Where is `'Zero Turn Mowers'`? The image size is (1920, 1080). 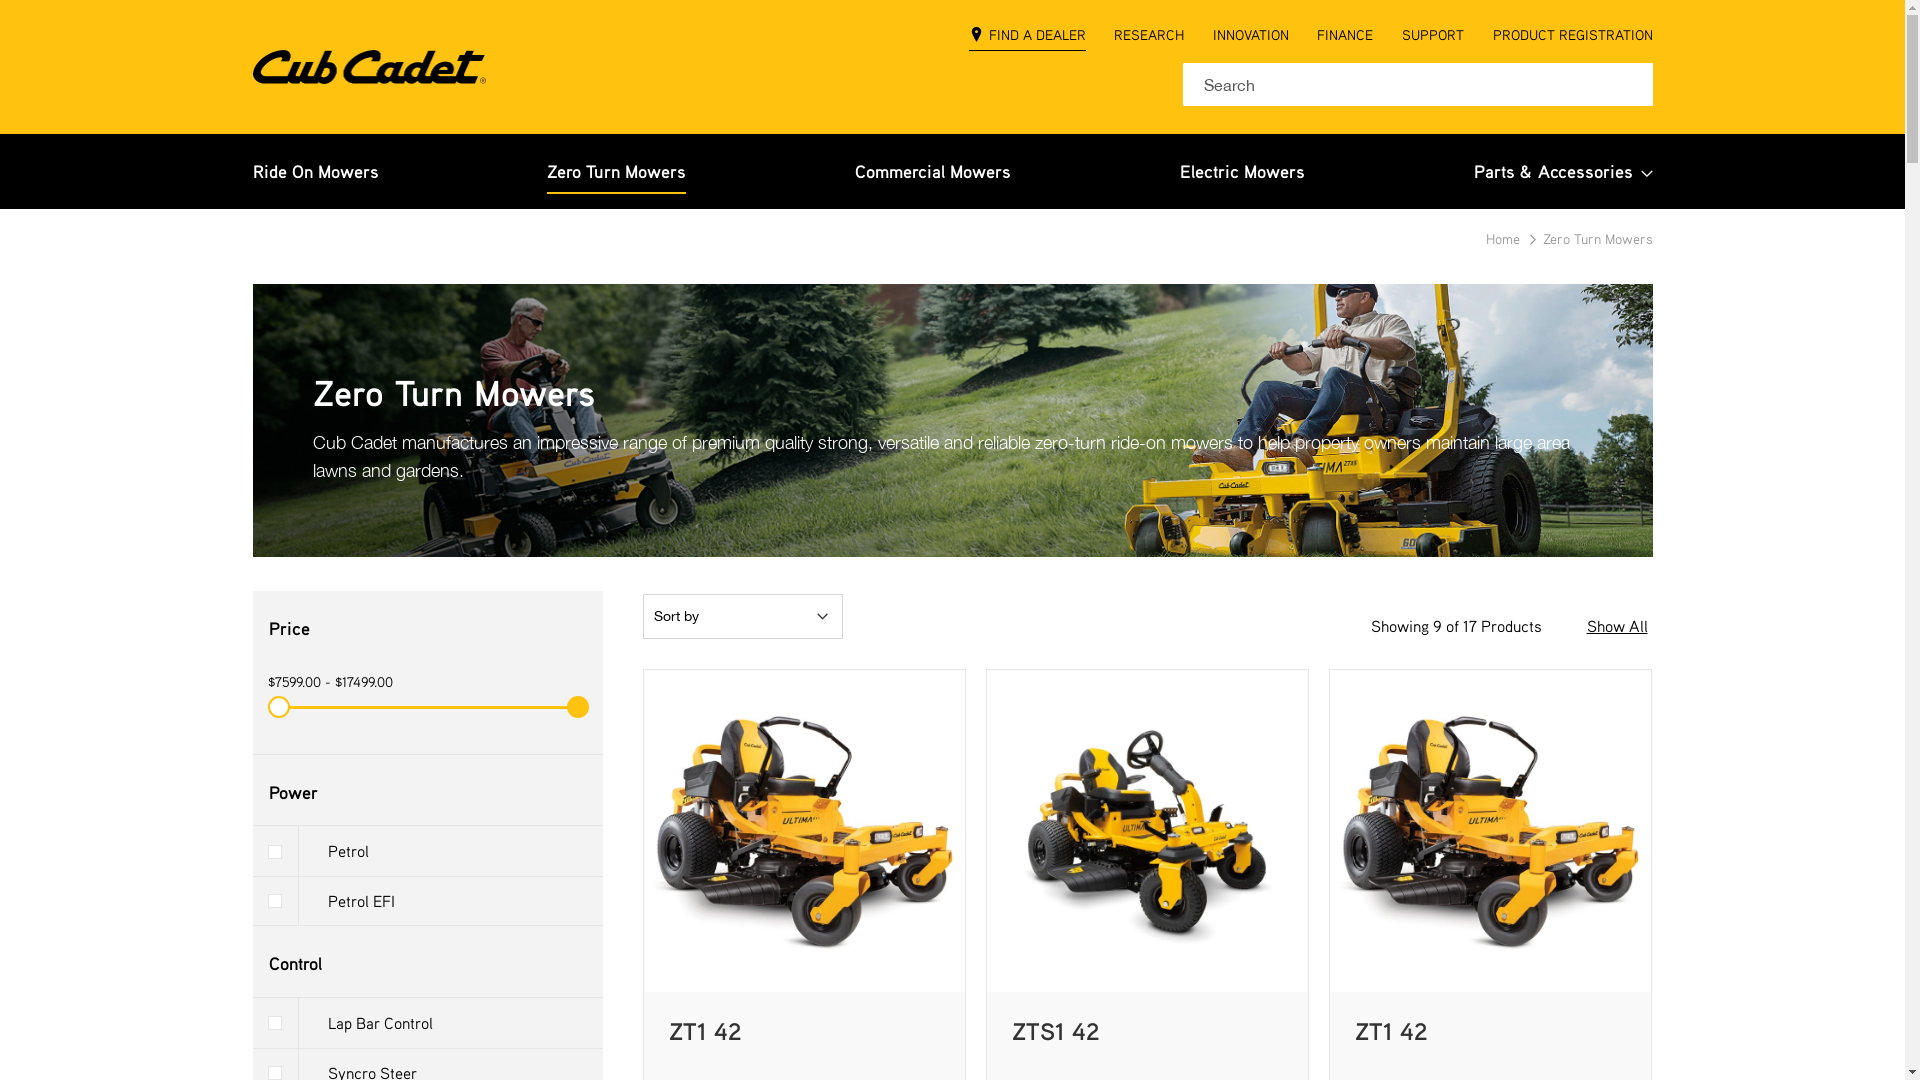
'Zero Turn Mowers' is located at coordinates (615, 170).